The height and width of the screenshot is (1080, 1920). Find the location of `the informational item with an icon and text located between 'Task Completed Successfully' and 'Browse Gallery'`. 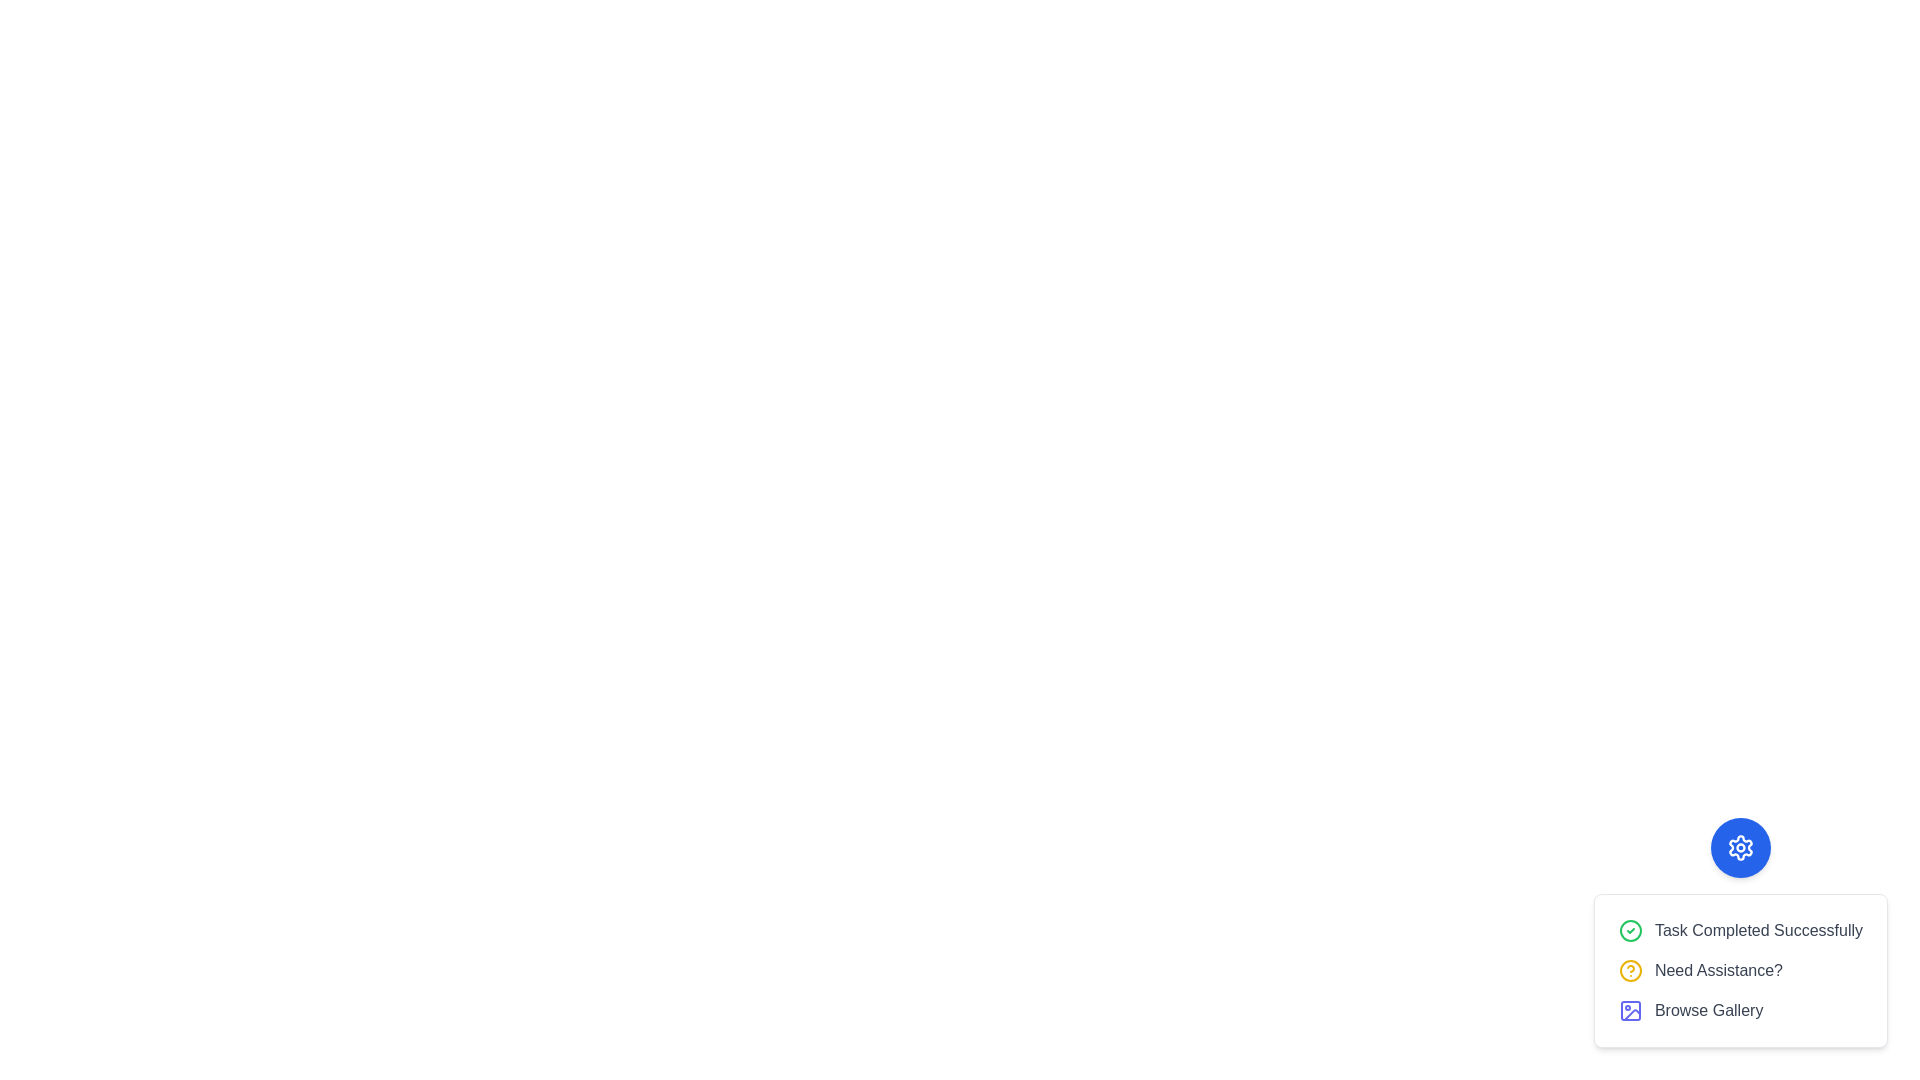

the informational item with an icon and text located between 'Task Completed Successfully' and 'Browse Gallery' is located at coordinates (1739, 970).